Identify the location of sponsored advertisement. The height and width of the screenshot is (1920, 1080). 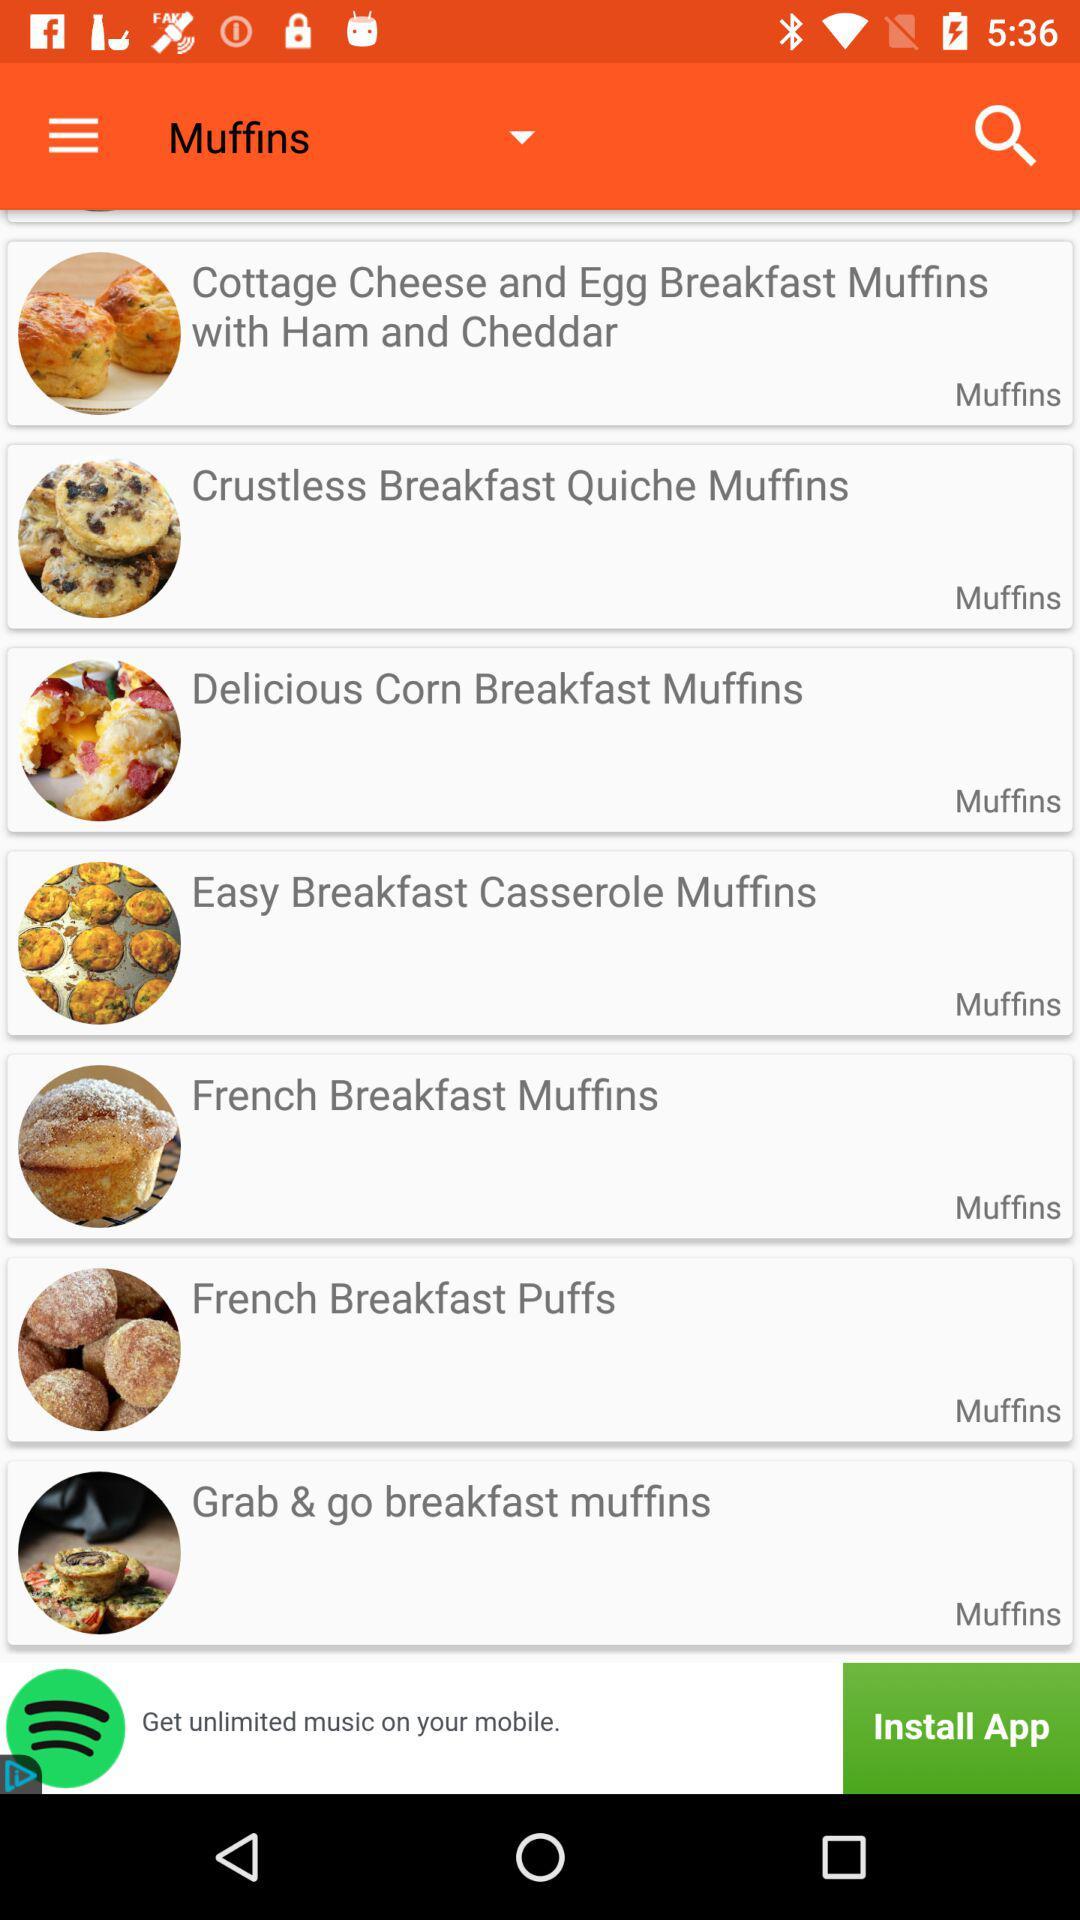
(540, 1727).